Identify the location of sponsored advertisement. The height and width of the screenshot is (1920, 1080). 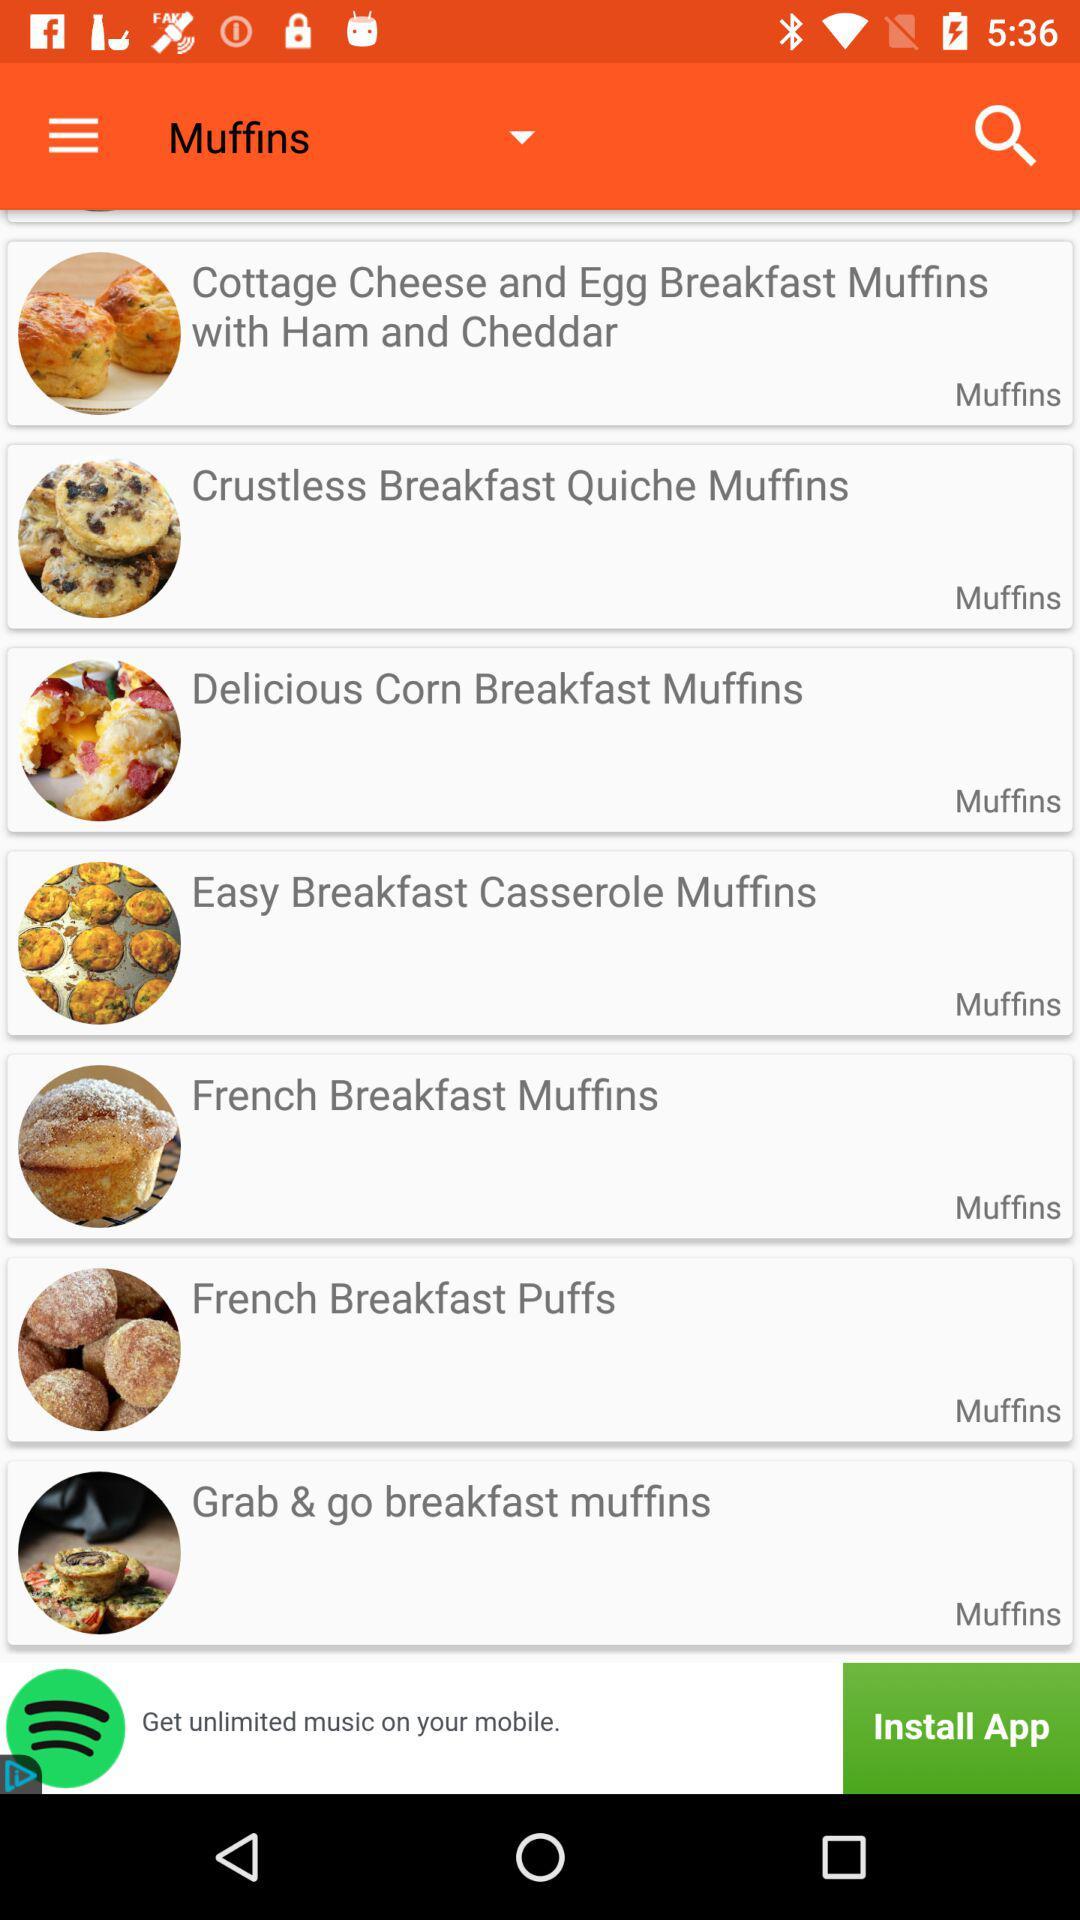
(540, 1727).